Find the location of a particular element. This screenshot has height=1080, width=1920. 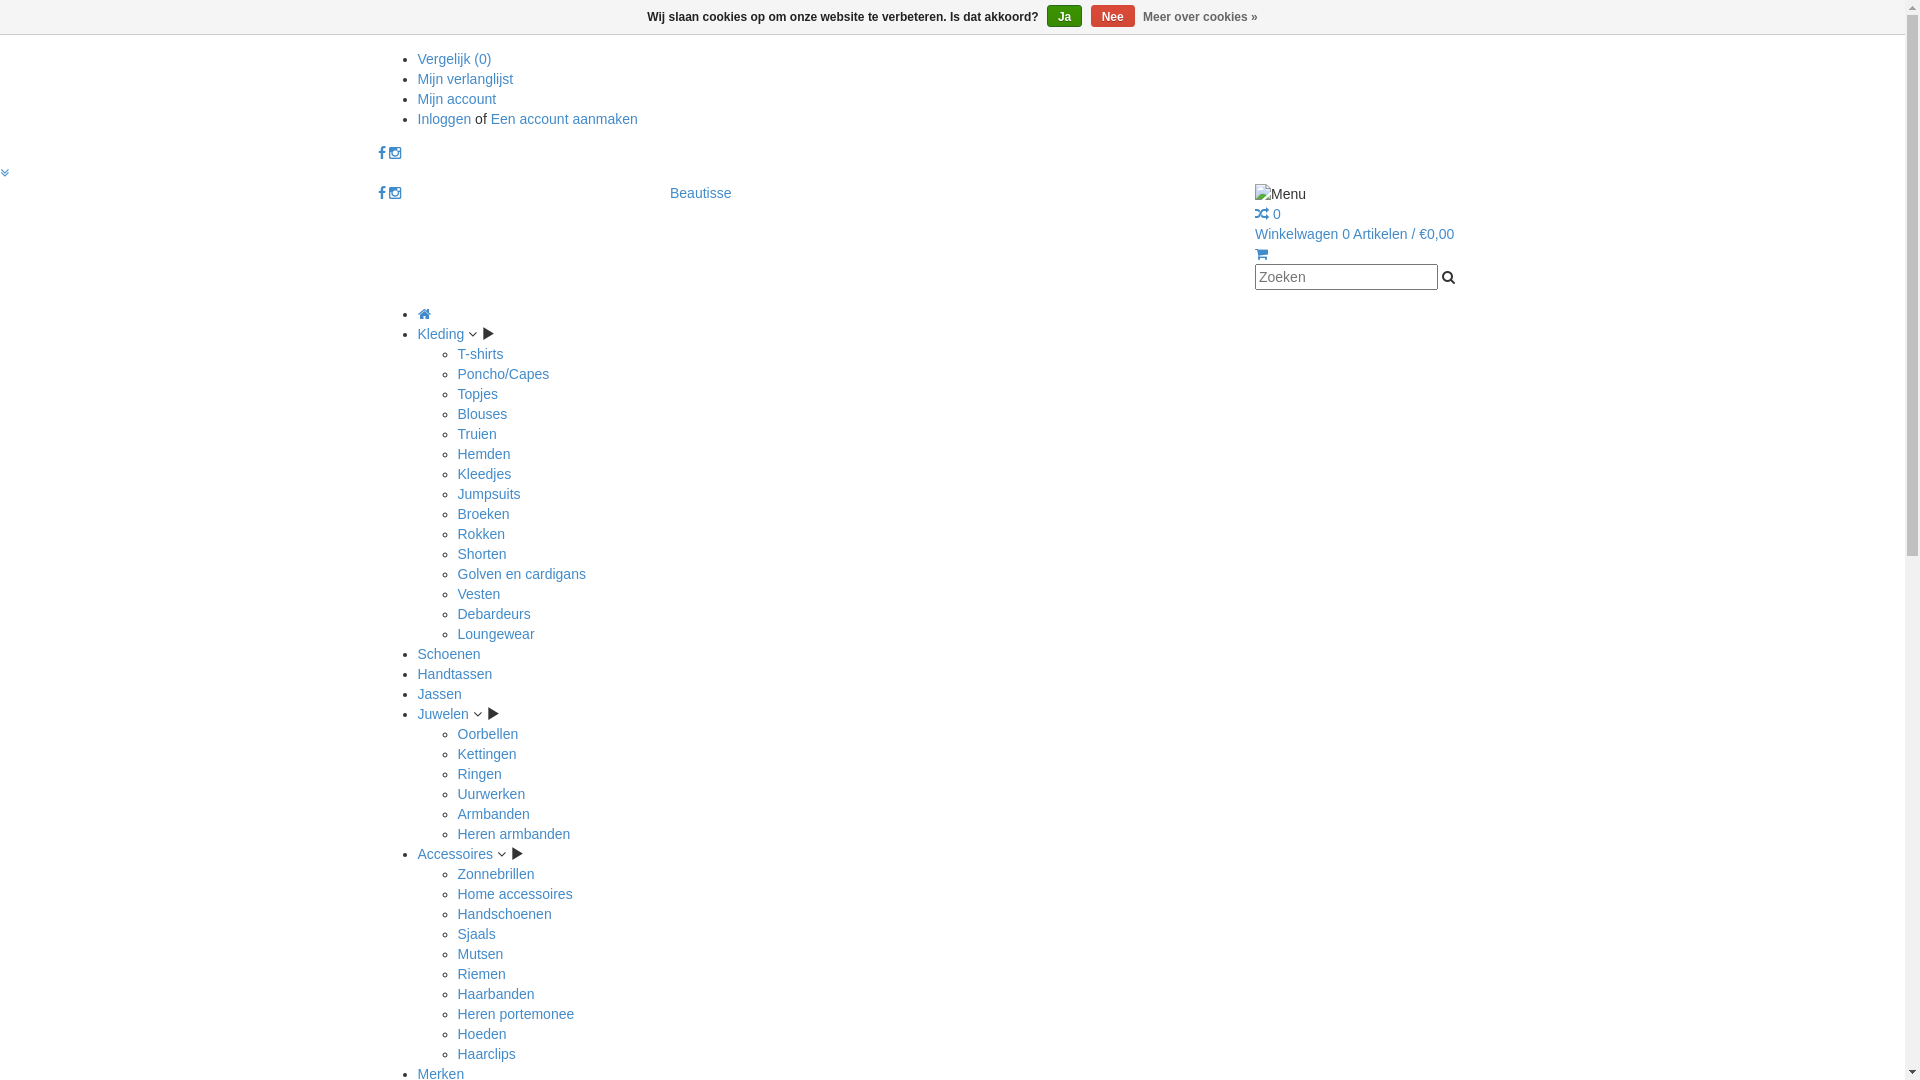

'Hemden' is located at coordinates (484, 454).